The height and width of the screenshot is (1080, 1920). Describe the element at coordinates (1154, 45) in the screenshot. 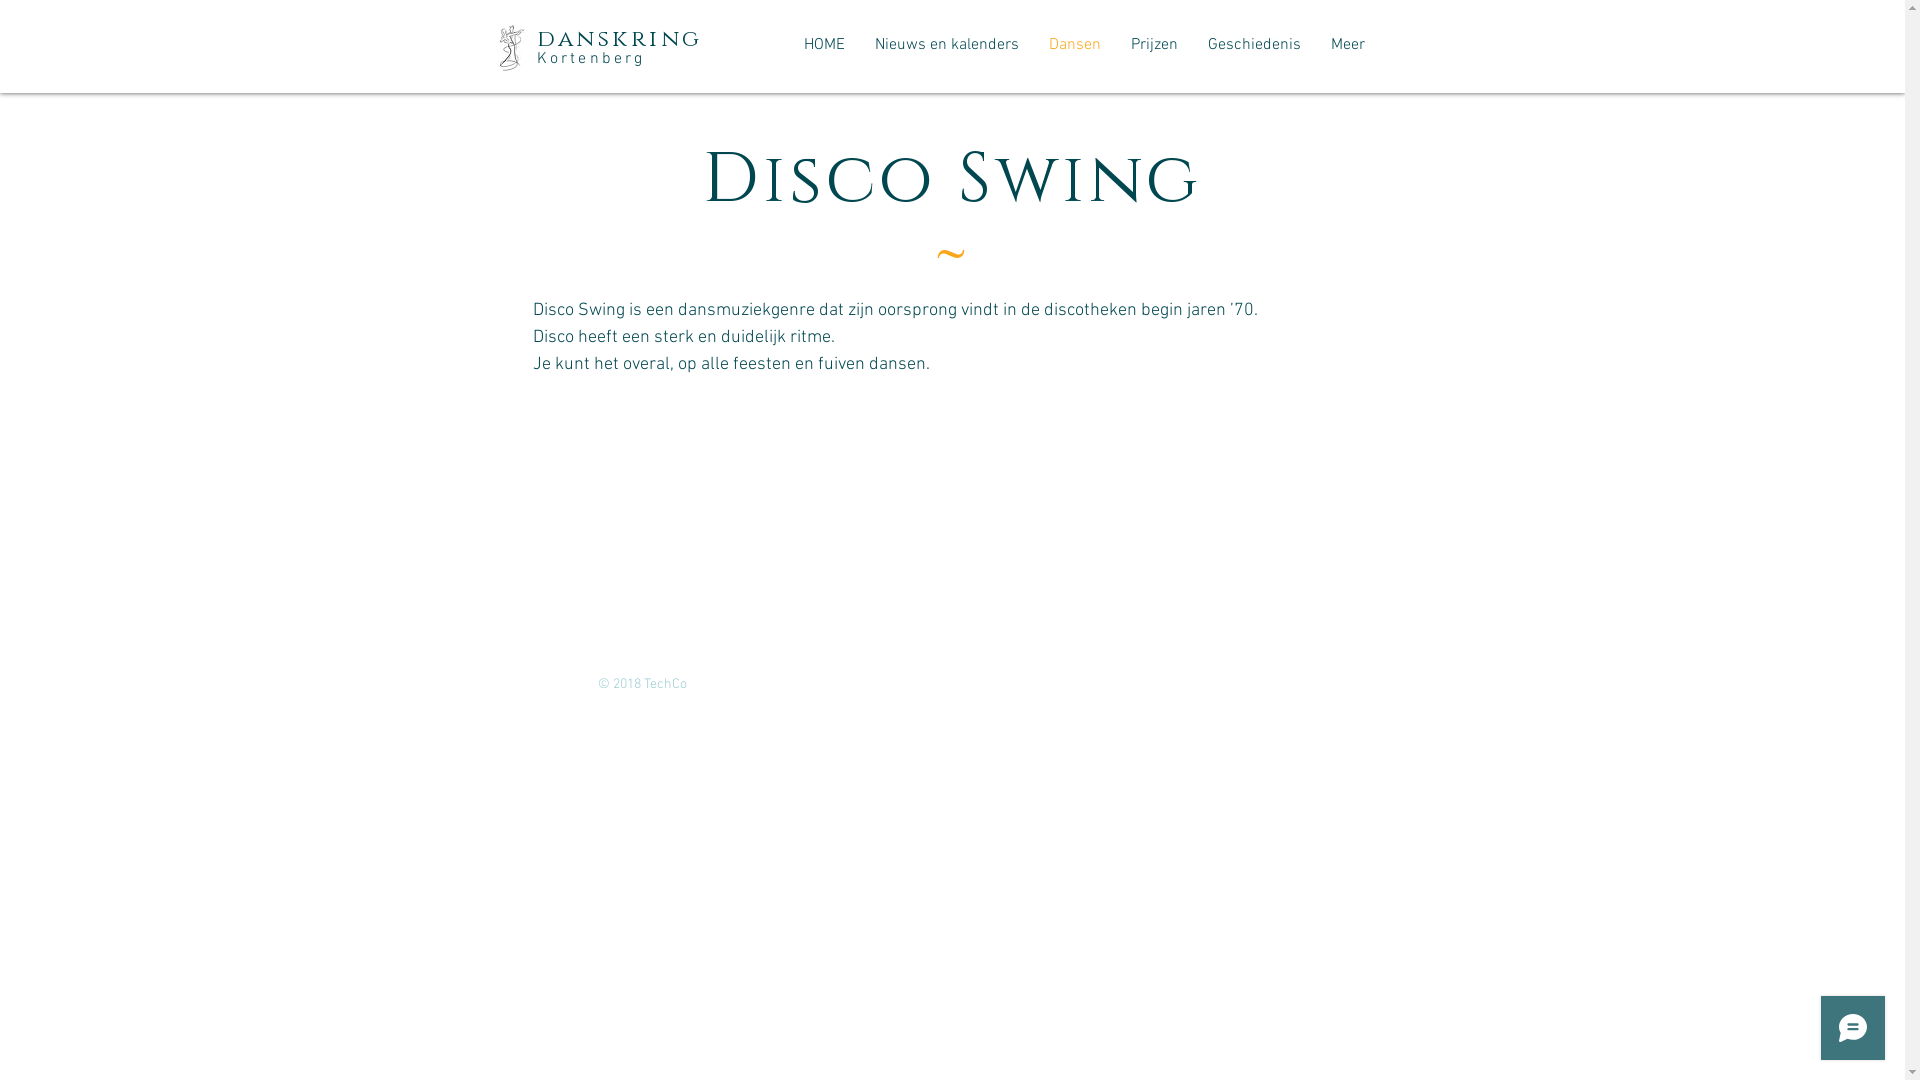

I see `'Prijzen'` at that location.